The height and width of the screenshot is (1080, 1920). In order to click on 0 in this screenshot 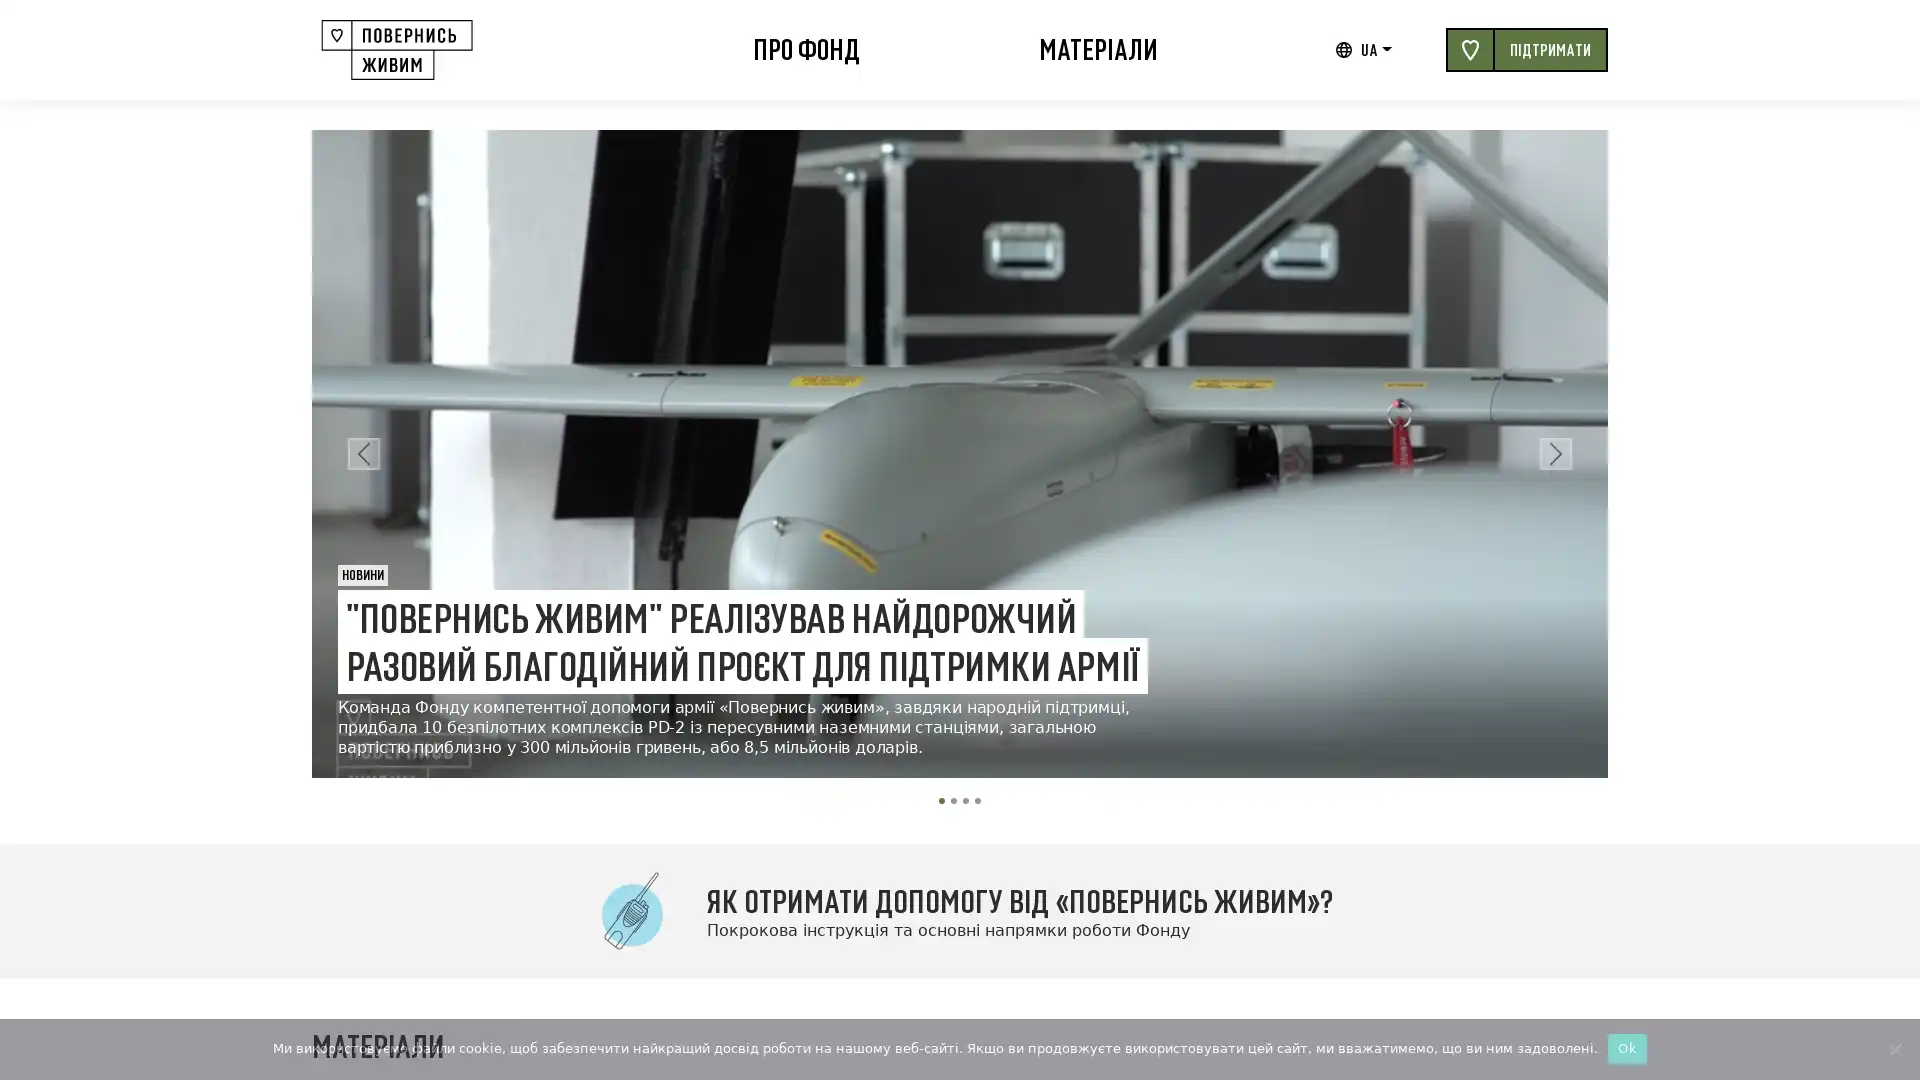, I will do `click(940, 800)`.